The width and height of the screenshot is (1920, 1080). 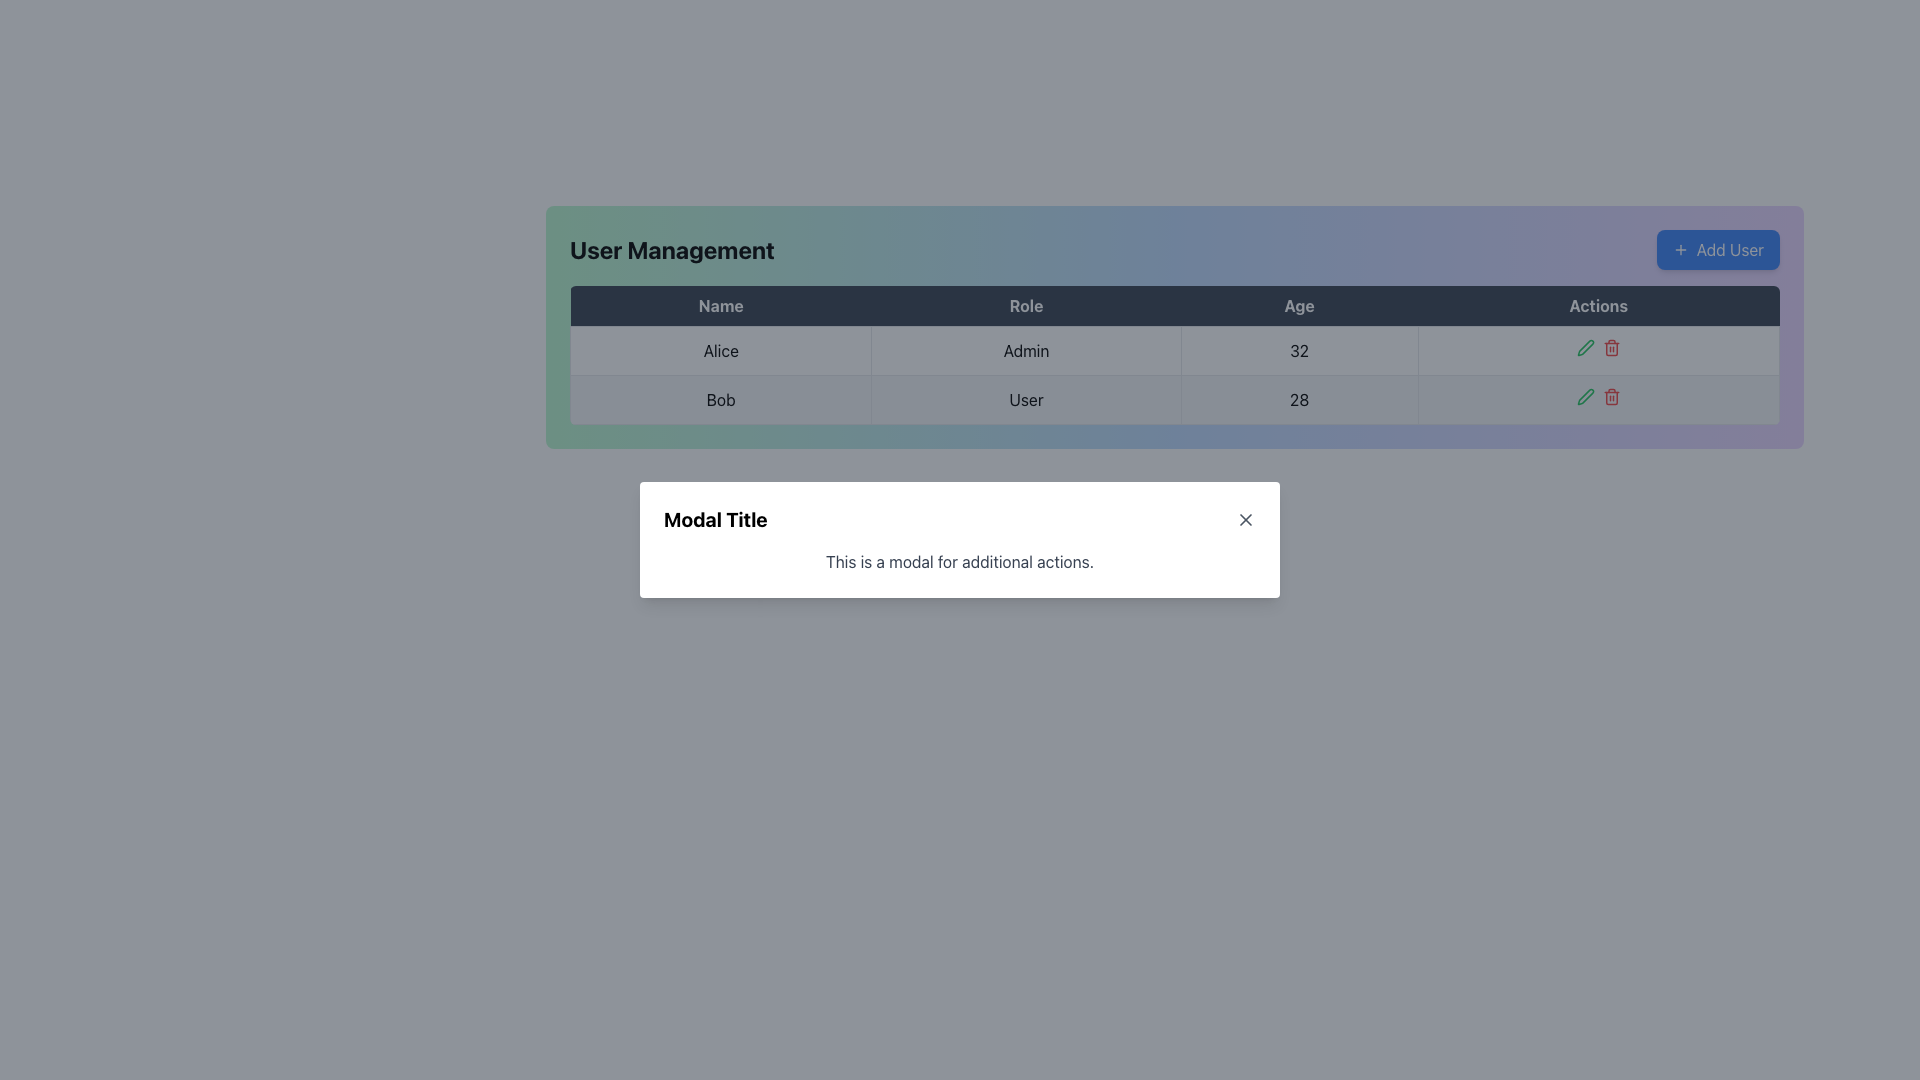 I want to click on text block that says 'This is a modal for additional actions.' located in the body of the modal dialog, just below the title 'Modal Title', so click(x=960, y=562).